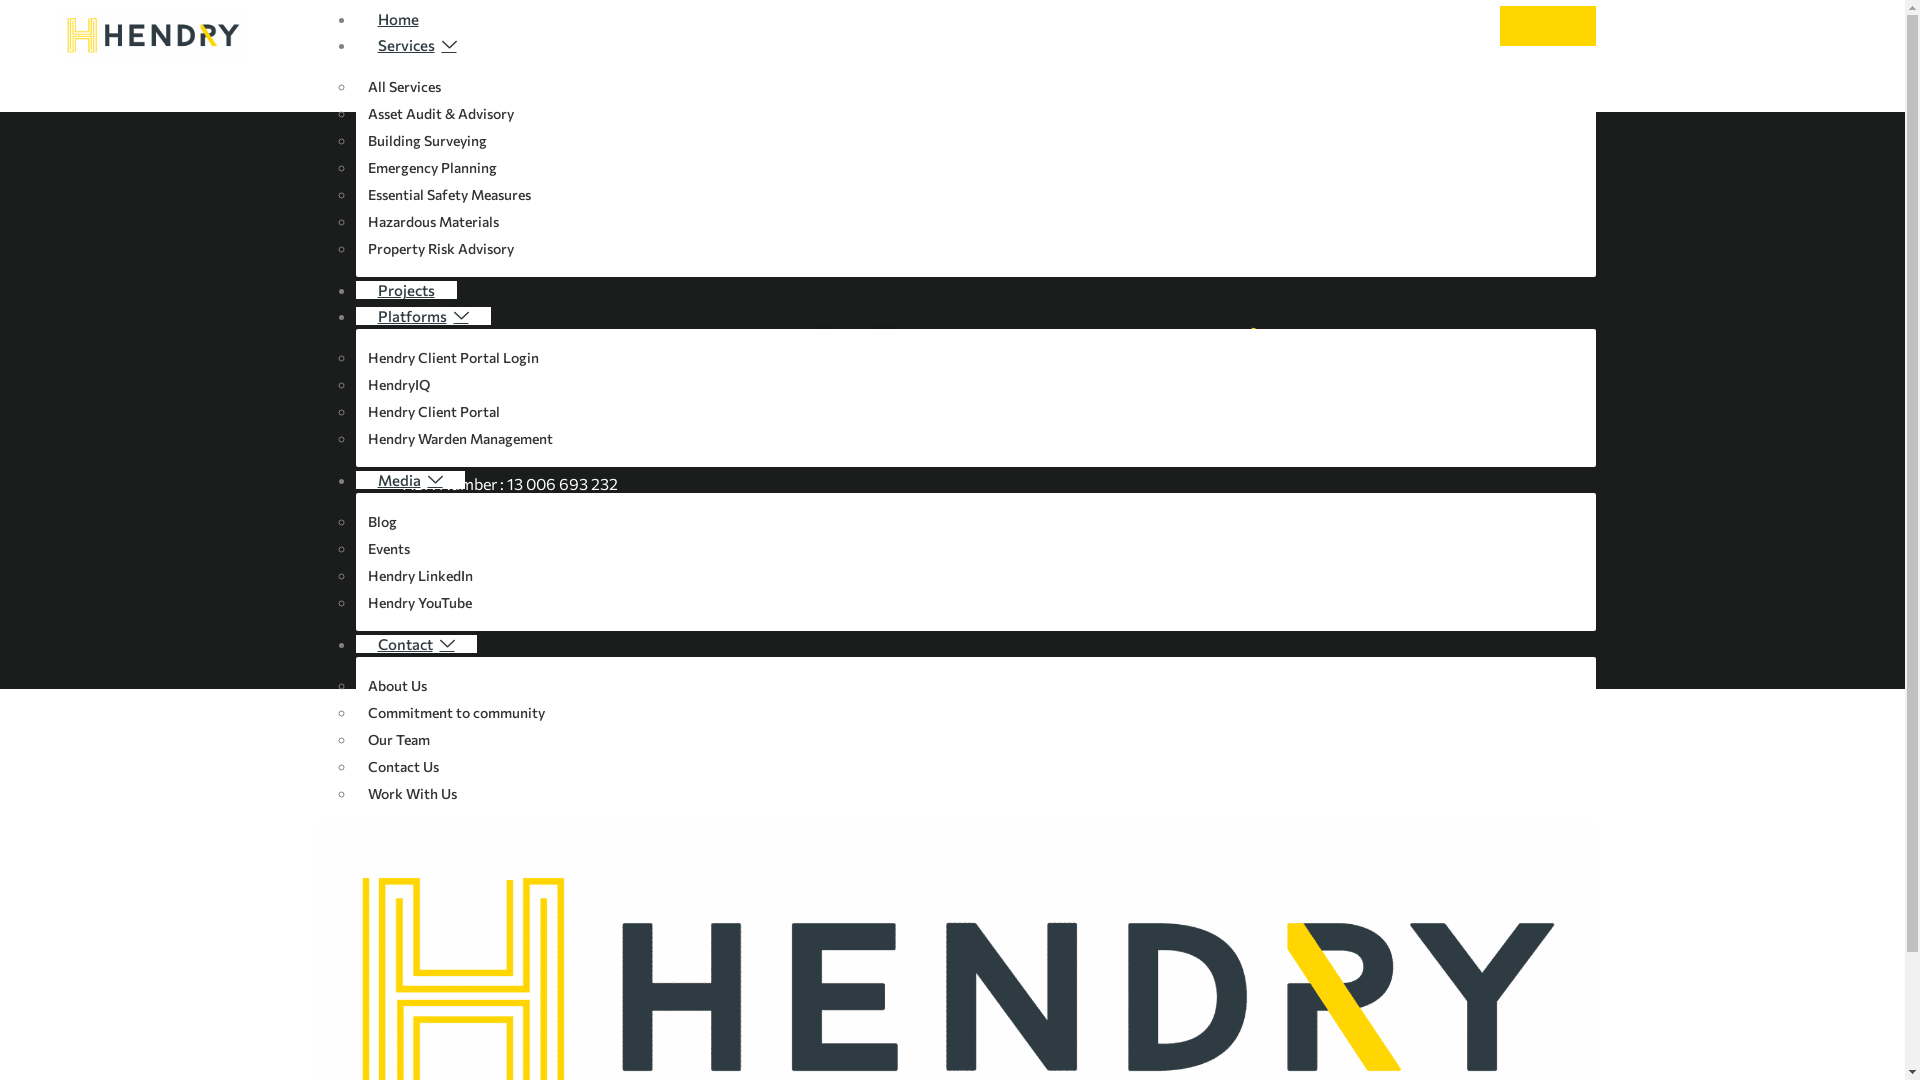 The height and width of the screenshot is (1080, 1920). I want to click on 'Hendry Warden Management', so click(459, 437).